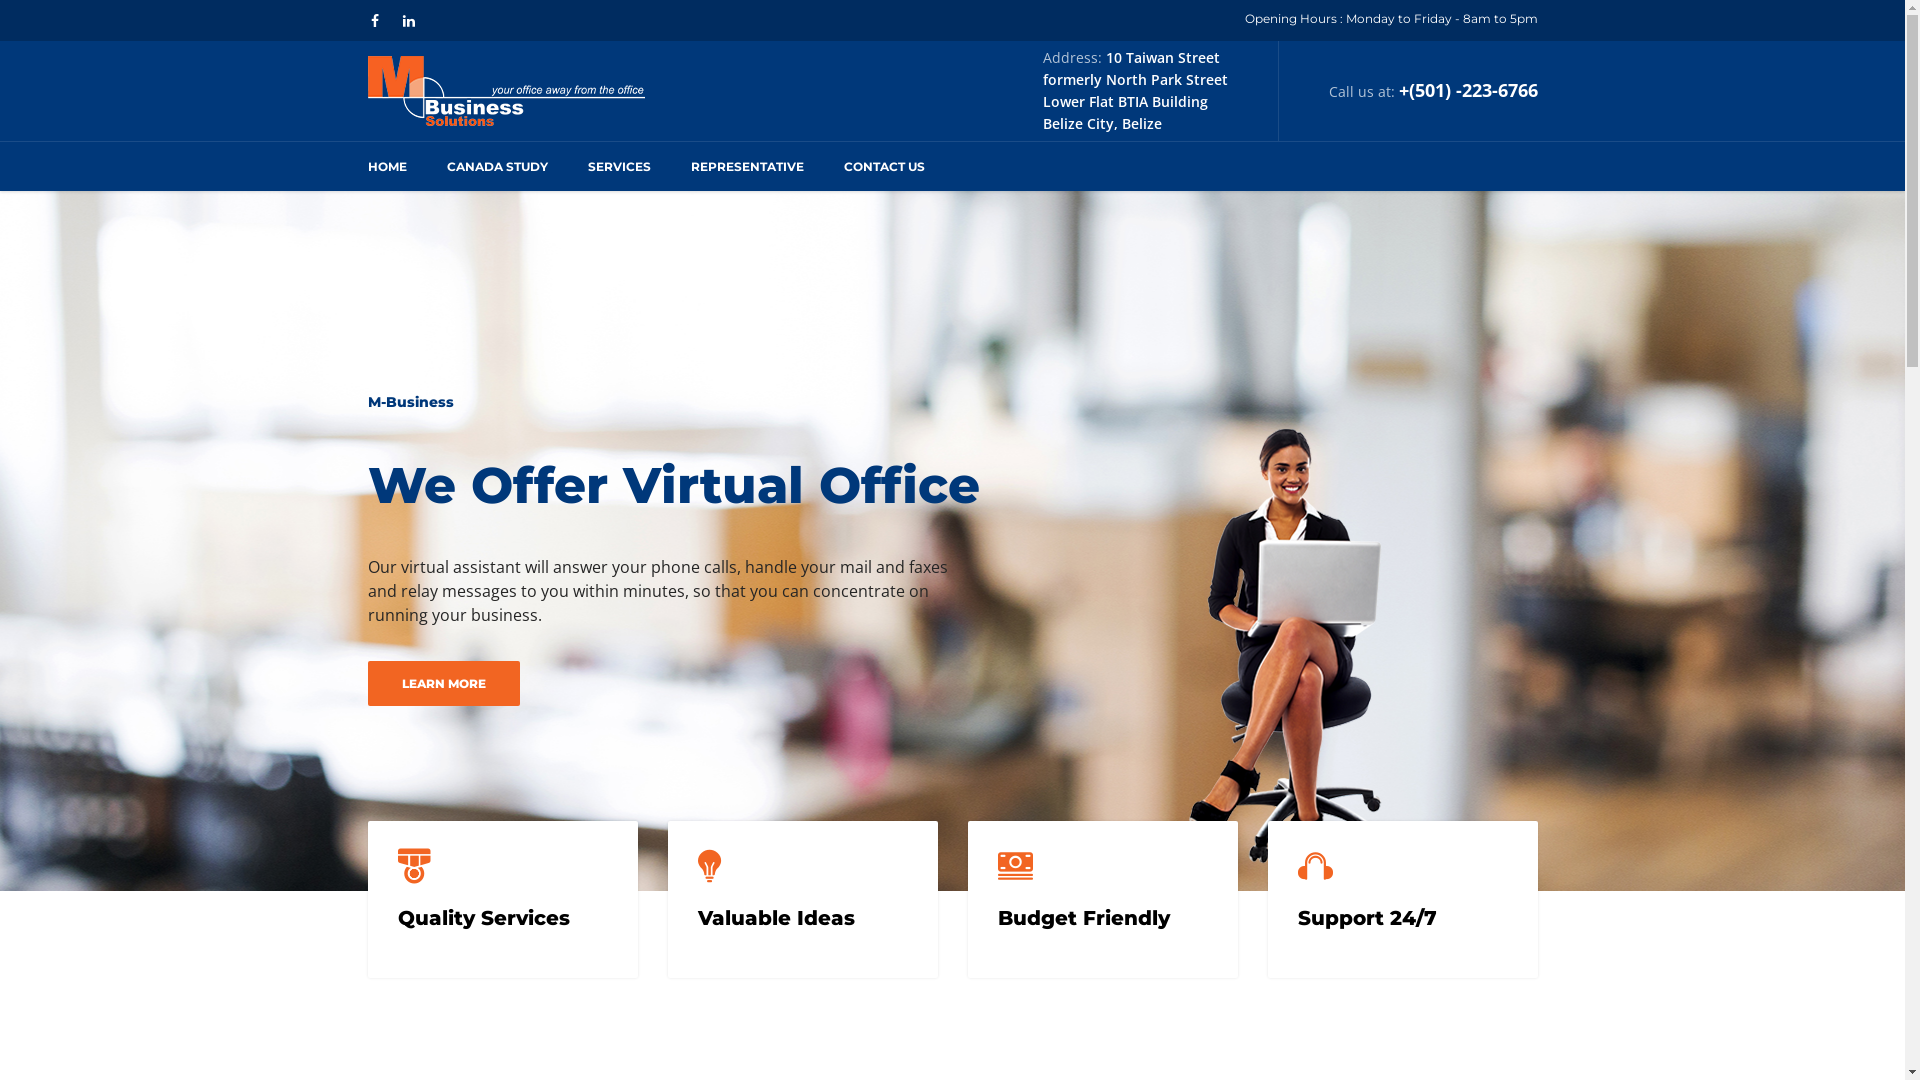 The width and height of the screenshot is (1920, 1080). What do you see at coordinates (368, 165) in the screenshot?
I see `'HOME'` at bounding box center [368, 165].